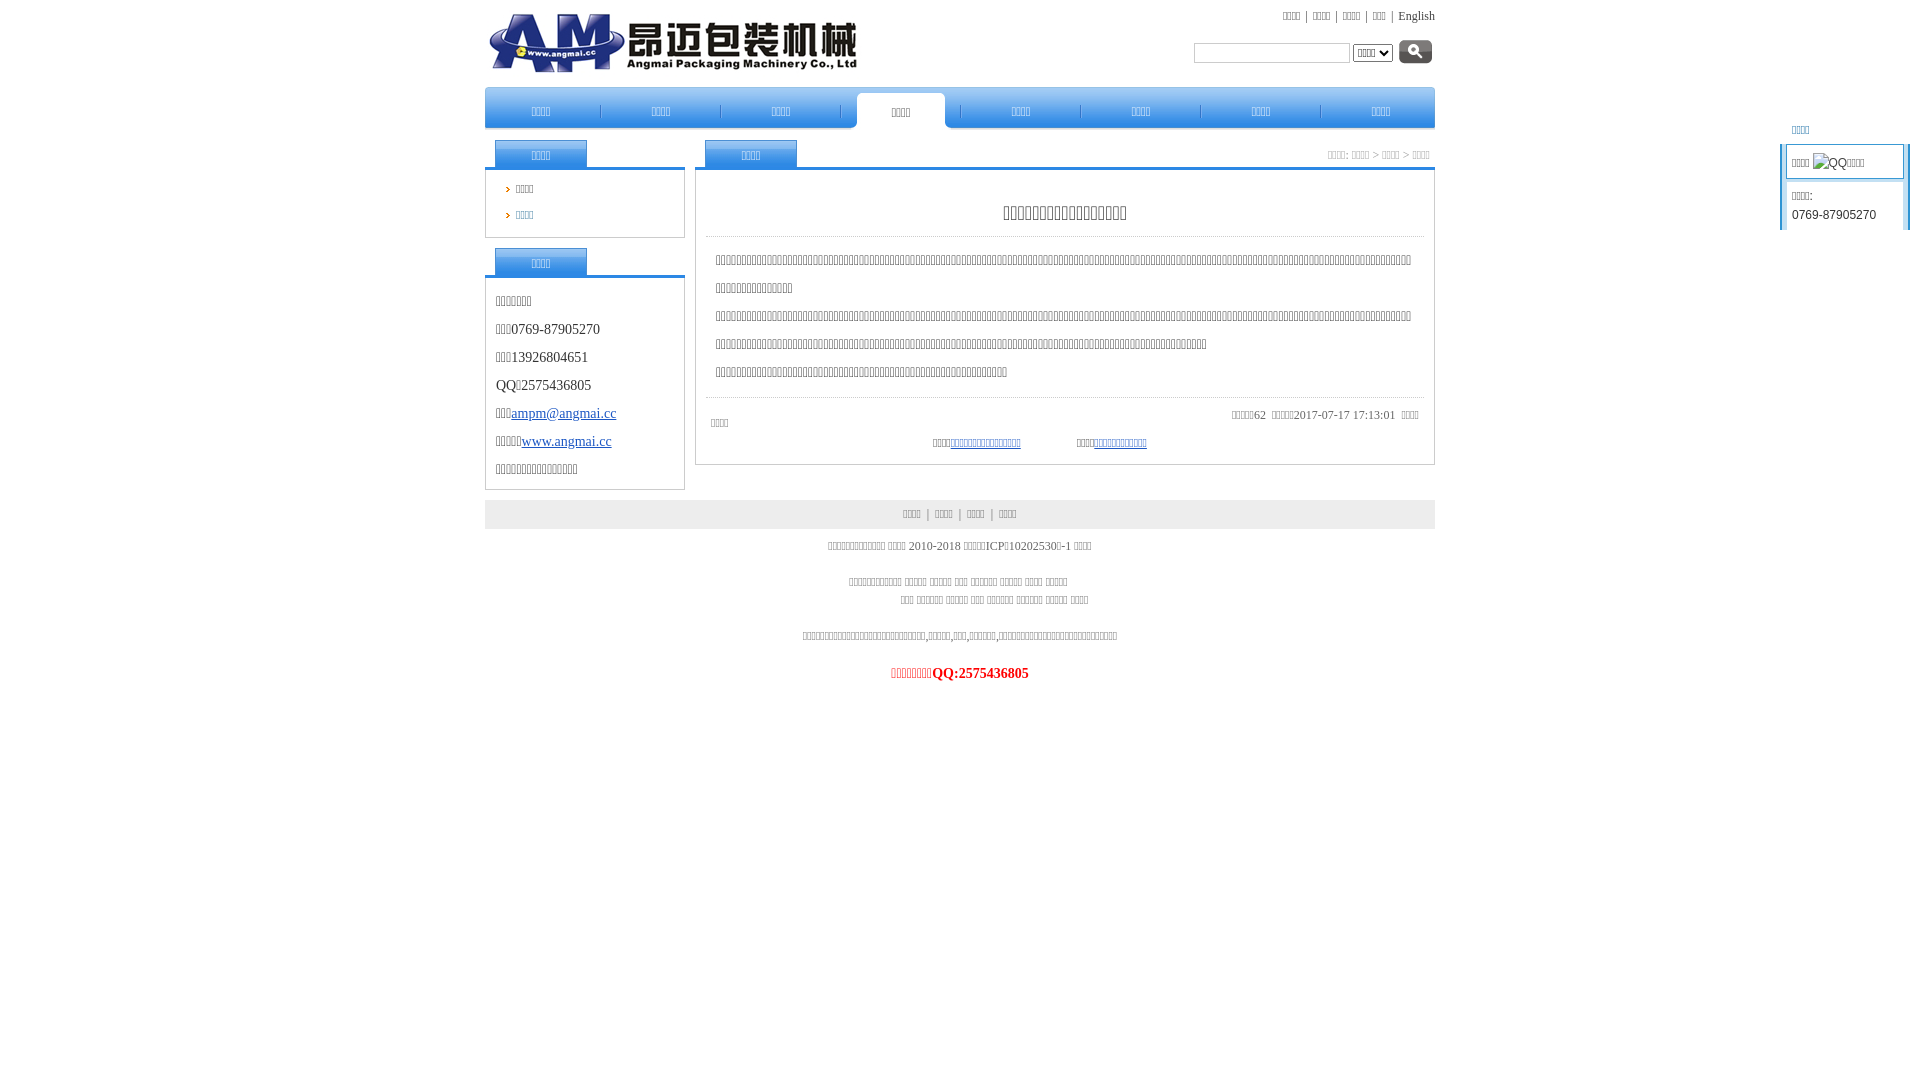 Image resolution: width=1920 pixels, height=1080 pixels. What do you see at coordinates (510, 412) in the screenshot?
I see `'ampm@angmai.cc'` at bounding box center [510, 412].